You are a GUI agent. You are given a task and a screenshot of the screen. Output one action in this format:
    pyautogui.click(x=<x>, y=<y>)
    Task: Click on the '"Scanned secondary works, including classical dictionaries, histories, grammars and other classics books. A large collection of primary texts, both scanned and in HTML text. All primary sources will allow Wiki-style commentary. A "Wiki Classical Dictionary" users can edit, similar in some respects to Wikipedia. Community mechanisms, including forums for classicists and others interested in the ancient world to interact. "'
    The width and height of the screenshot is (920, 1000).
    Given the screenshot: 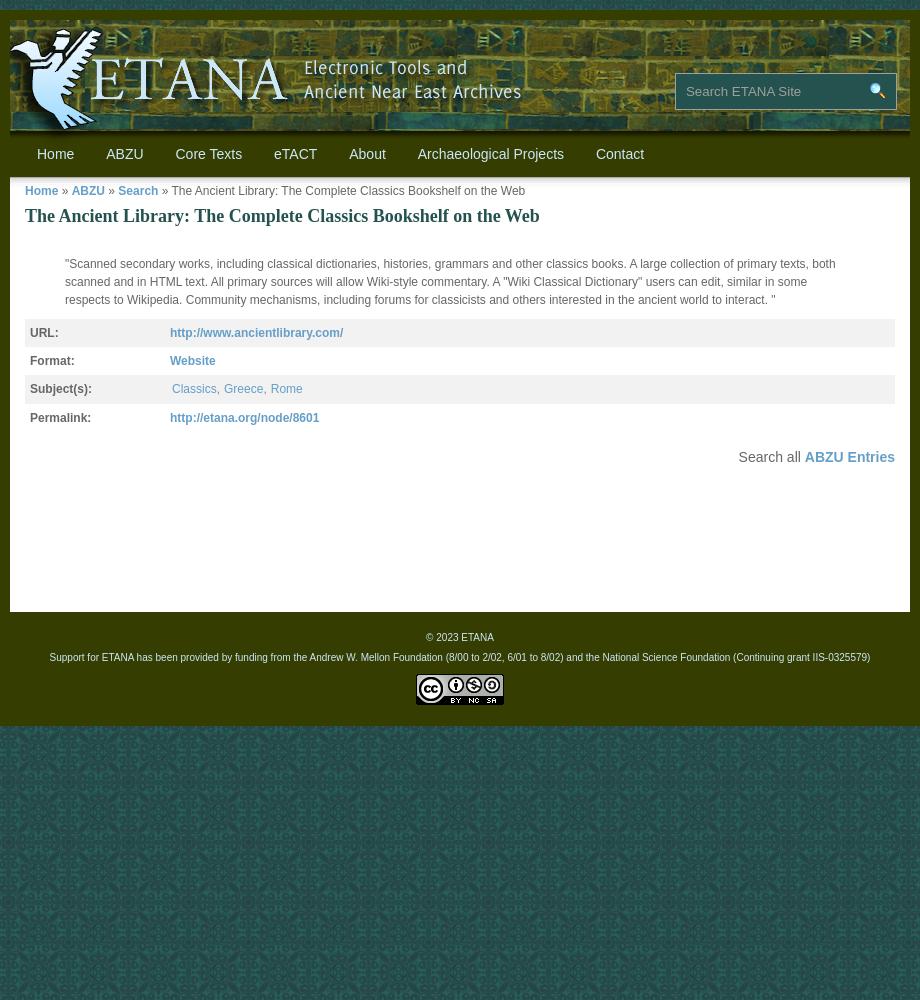 What is the action you would take?
    pyautogui.click(x=448, y=282)
    